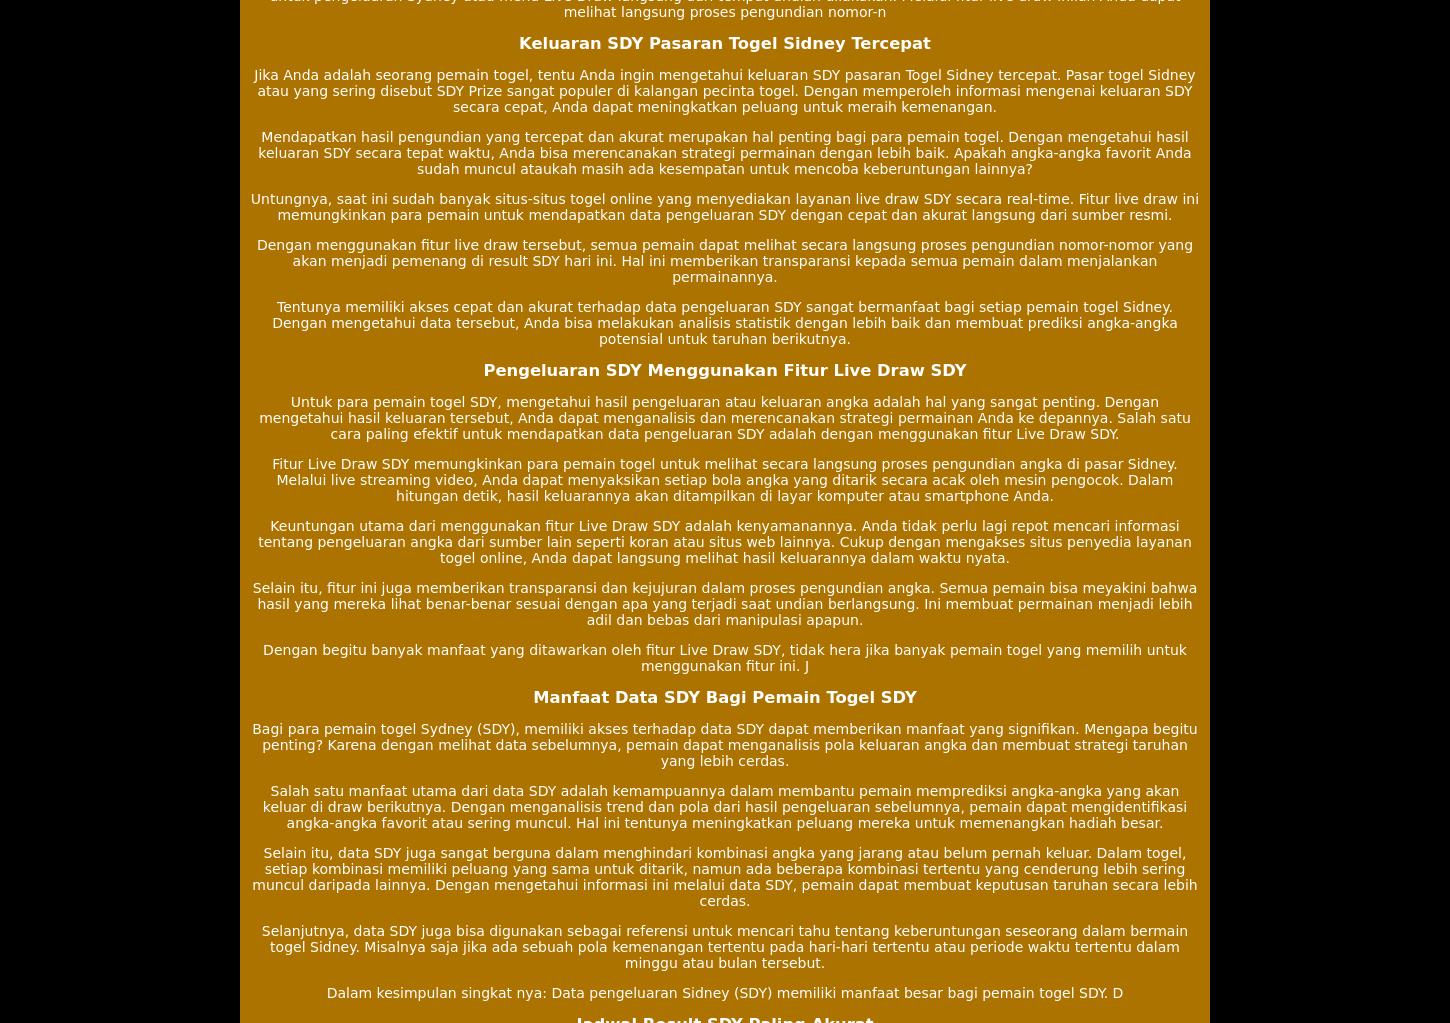 This screenshot has height=1023, width=1450. Describe the element at coordinates (481, 368) in the screenshot. I see `'Pengeluaran SDY Menggunakan Fitur Live Draw SDY'` at that location.